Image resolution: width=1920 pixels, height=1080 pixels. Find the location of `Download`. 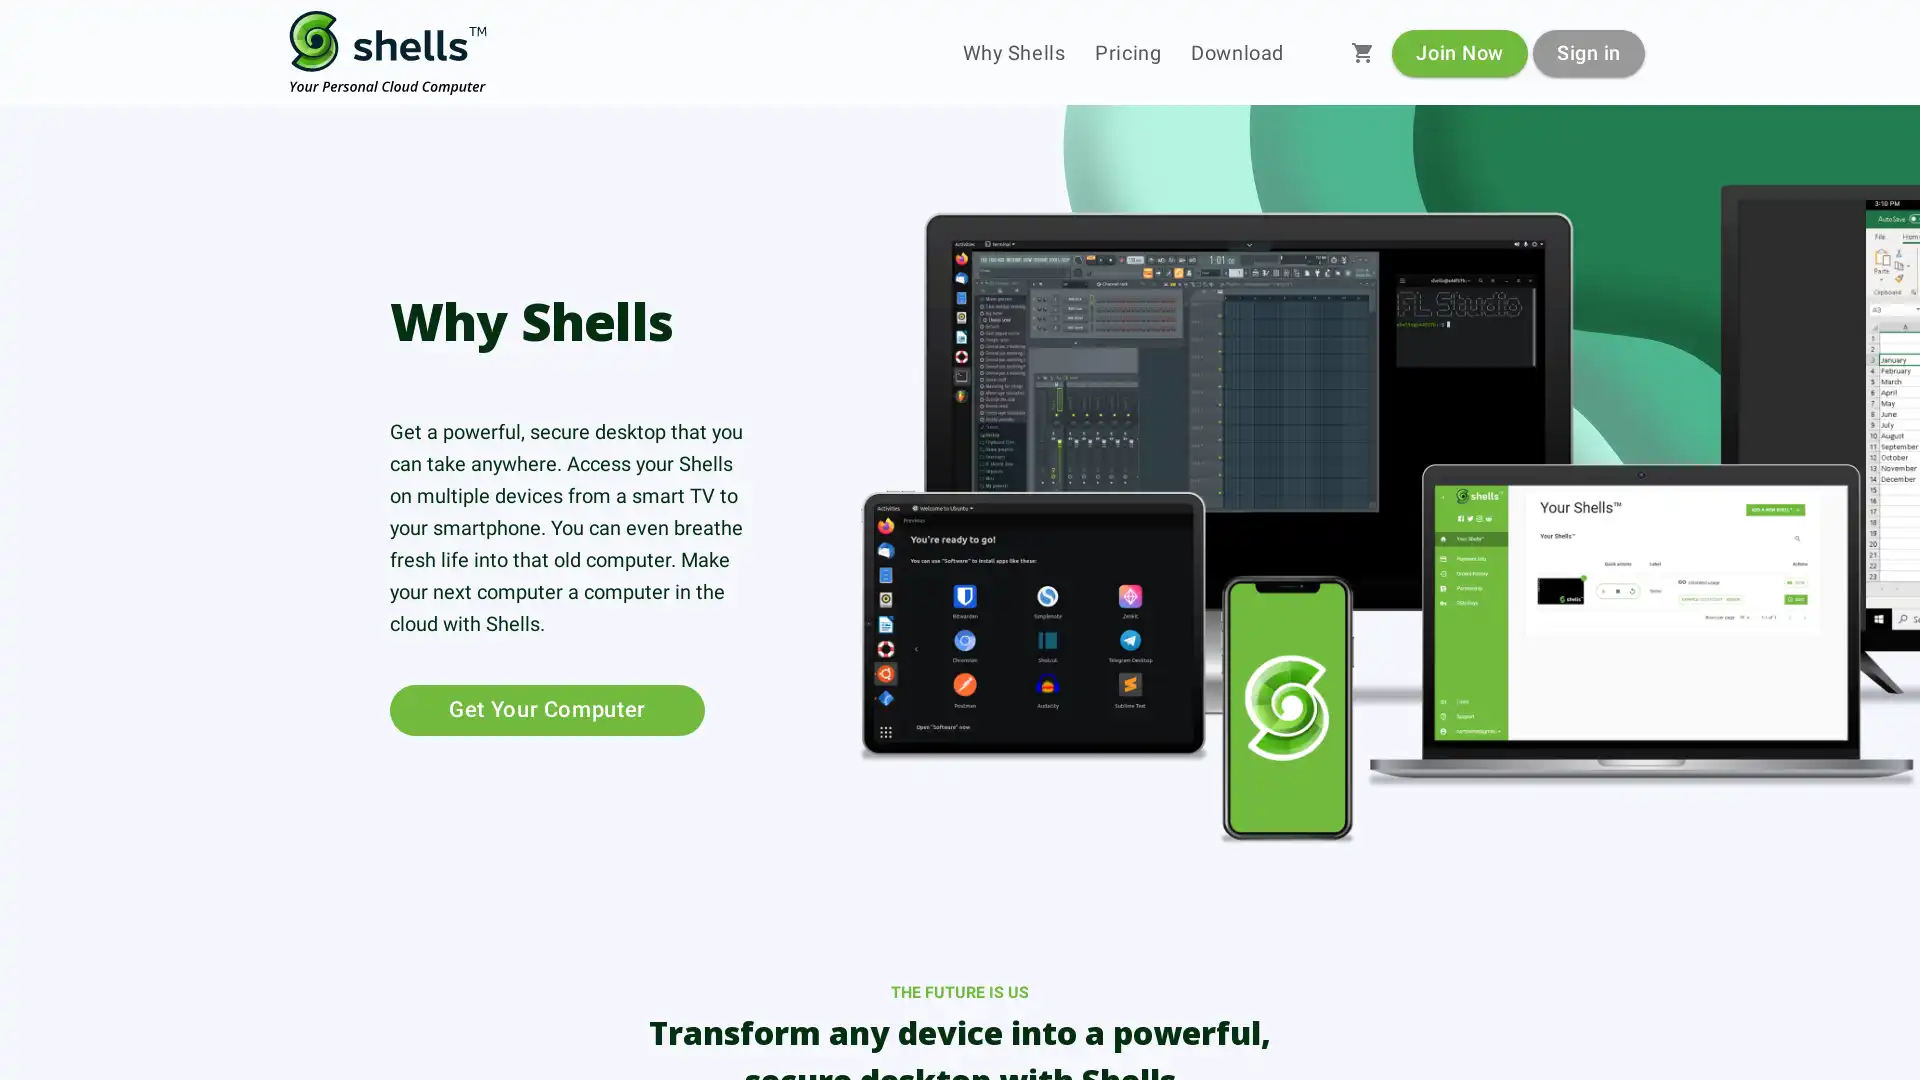

Download is located at coordinates (1236, 52).